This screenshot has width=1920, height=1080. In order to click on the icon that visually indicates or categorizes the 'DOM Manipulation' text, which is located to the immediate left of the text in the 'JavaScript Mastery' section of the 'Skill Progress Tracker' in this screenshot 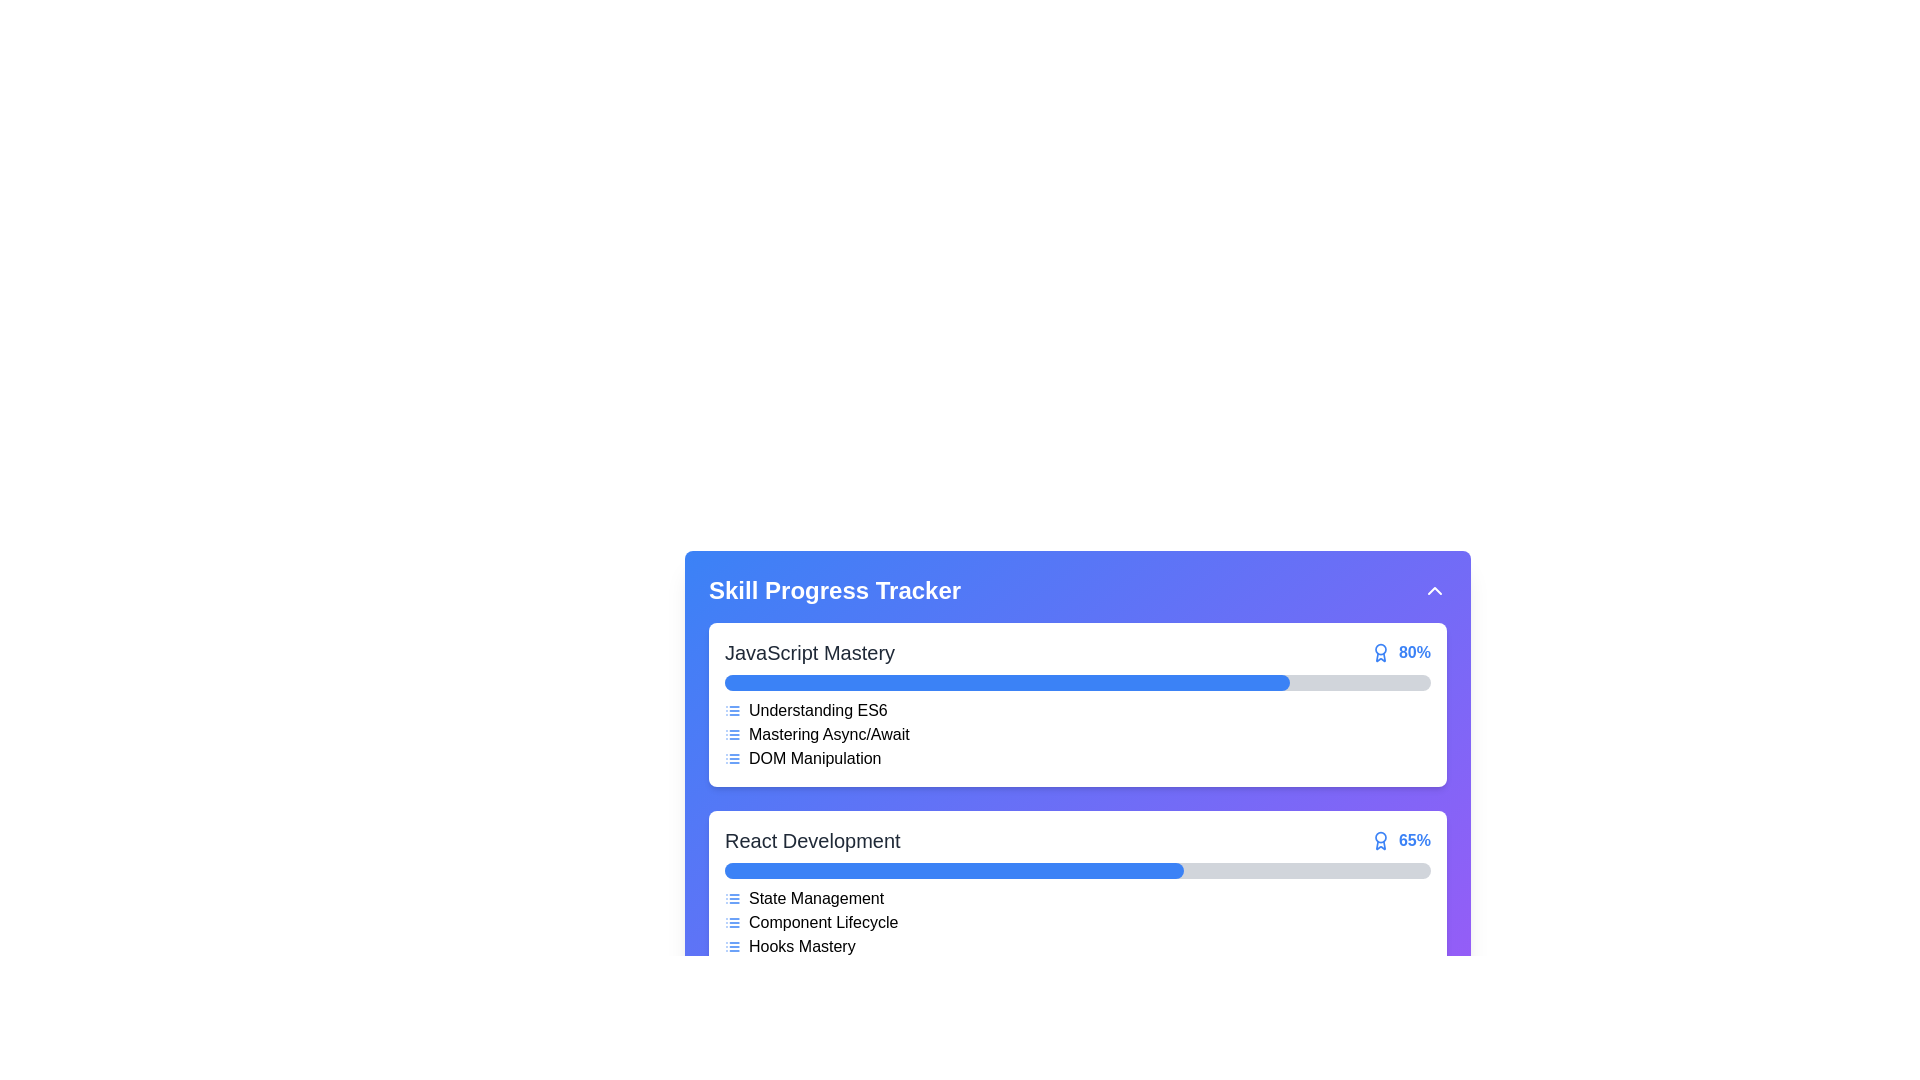, I will do `click(732, 759)`.